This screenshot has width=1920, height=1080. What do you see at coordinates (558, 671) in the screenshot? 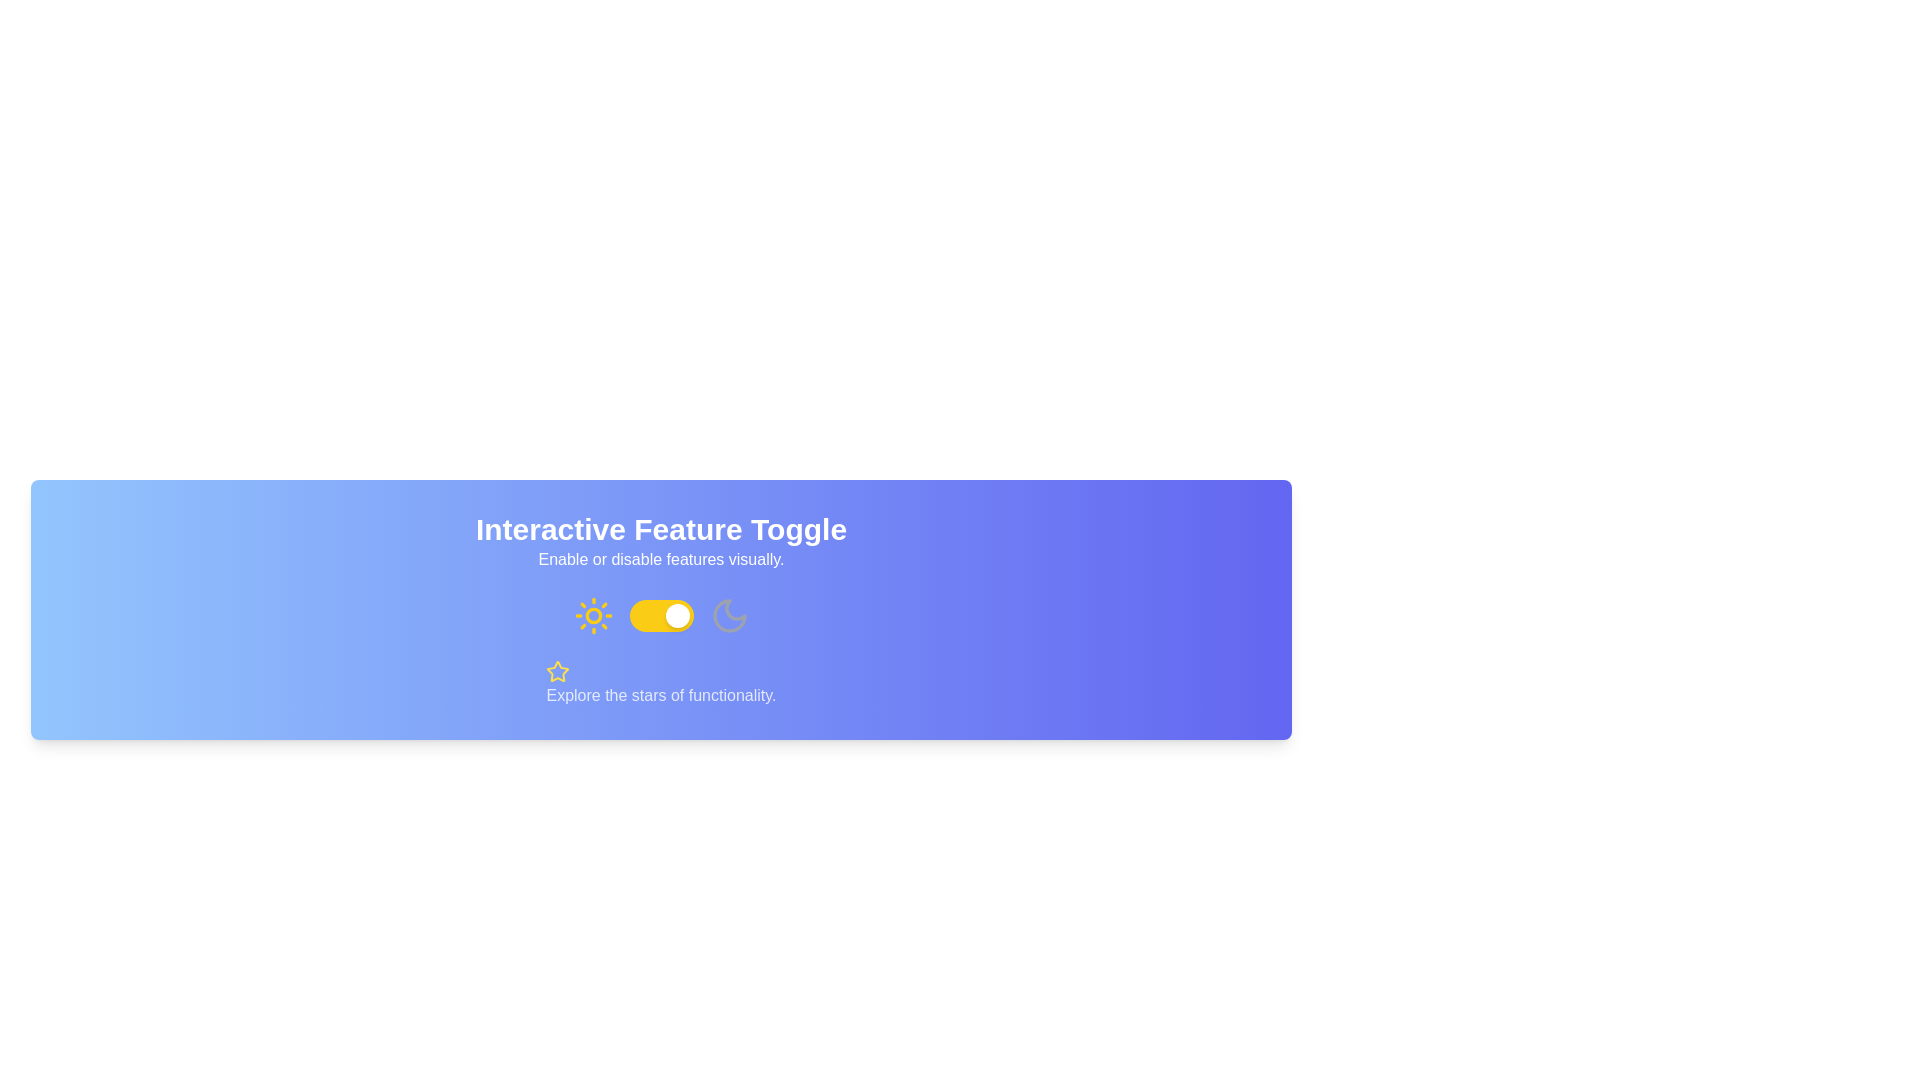
I see `the star icon located at the bottom-left corner of the blue interface area, positioned below the toggle switch component, to interact or trigger a response` at bounding box center [558, 671].